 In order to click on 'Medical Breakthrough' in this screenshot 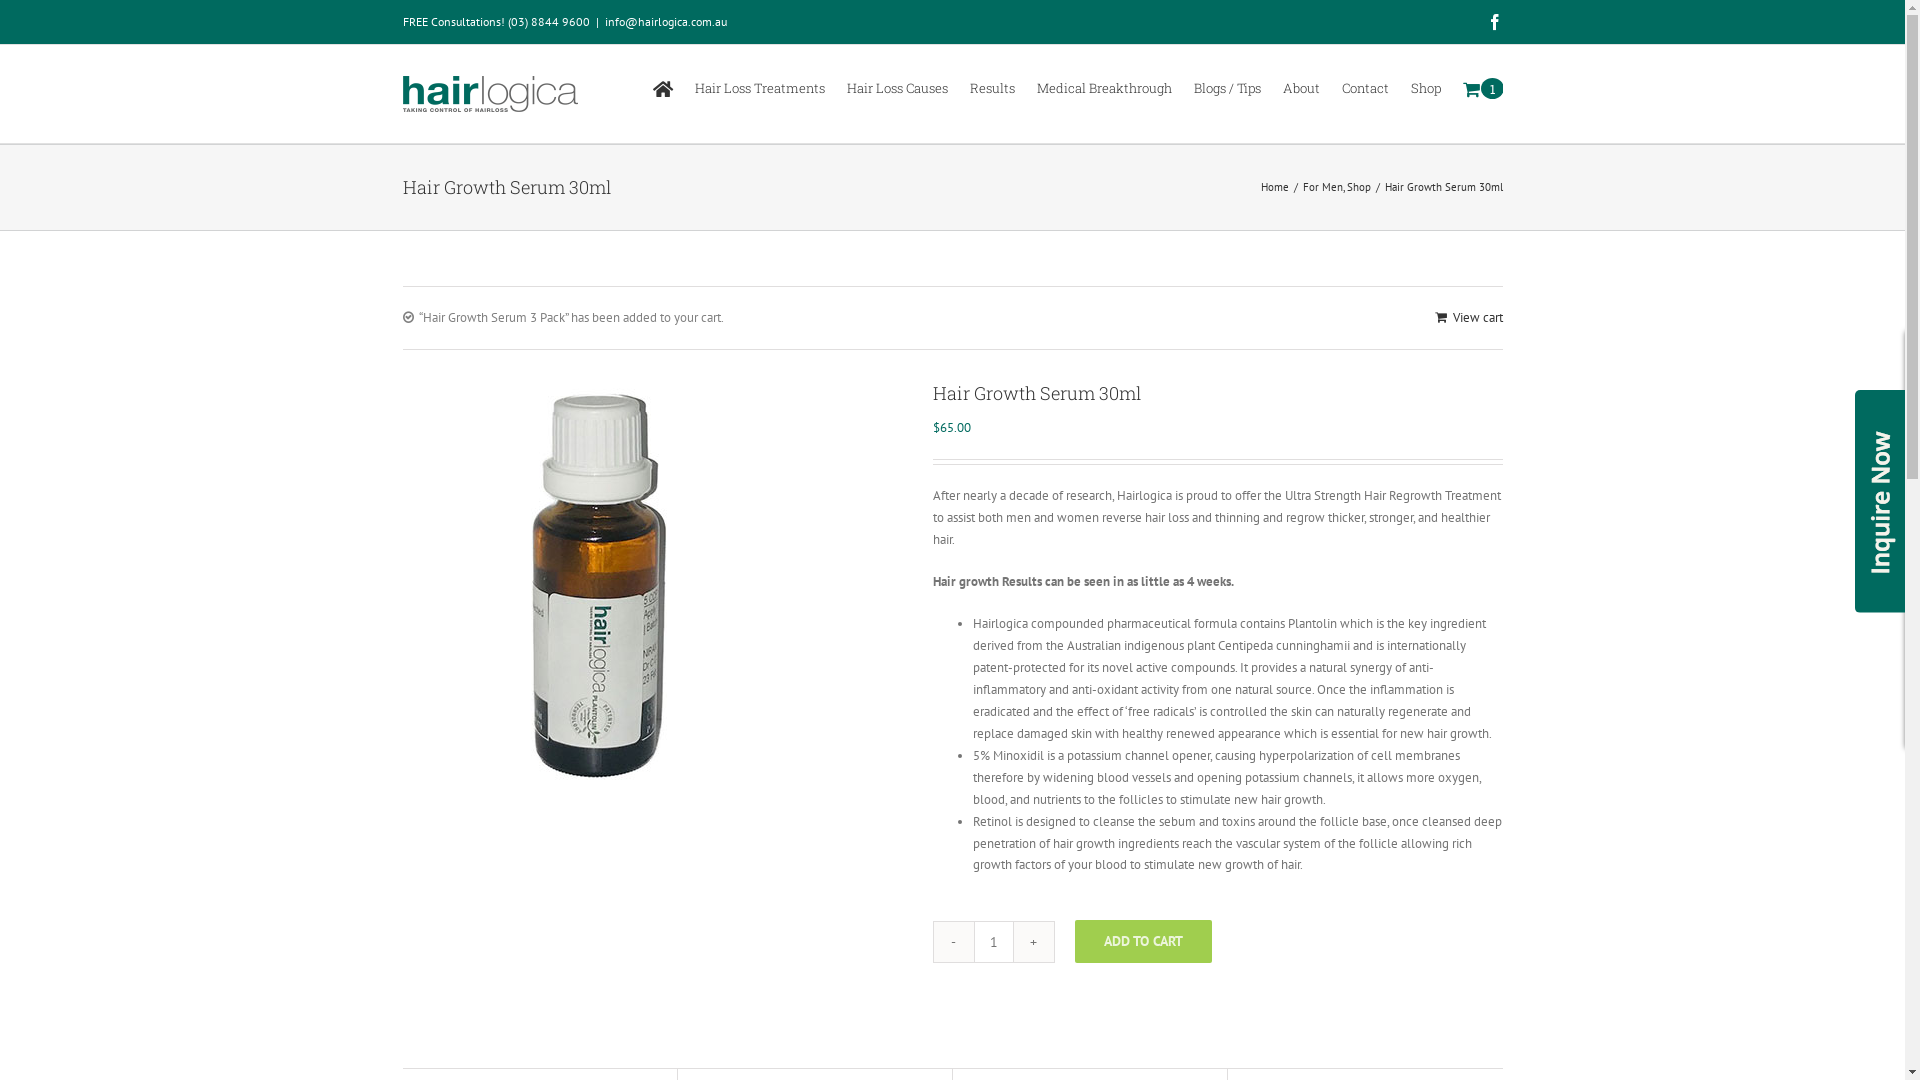, I will do `click(1036, 86)`.